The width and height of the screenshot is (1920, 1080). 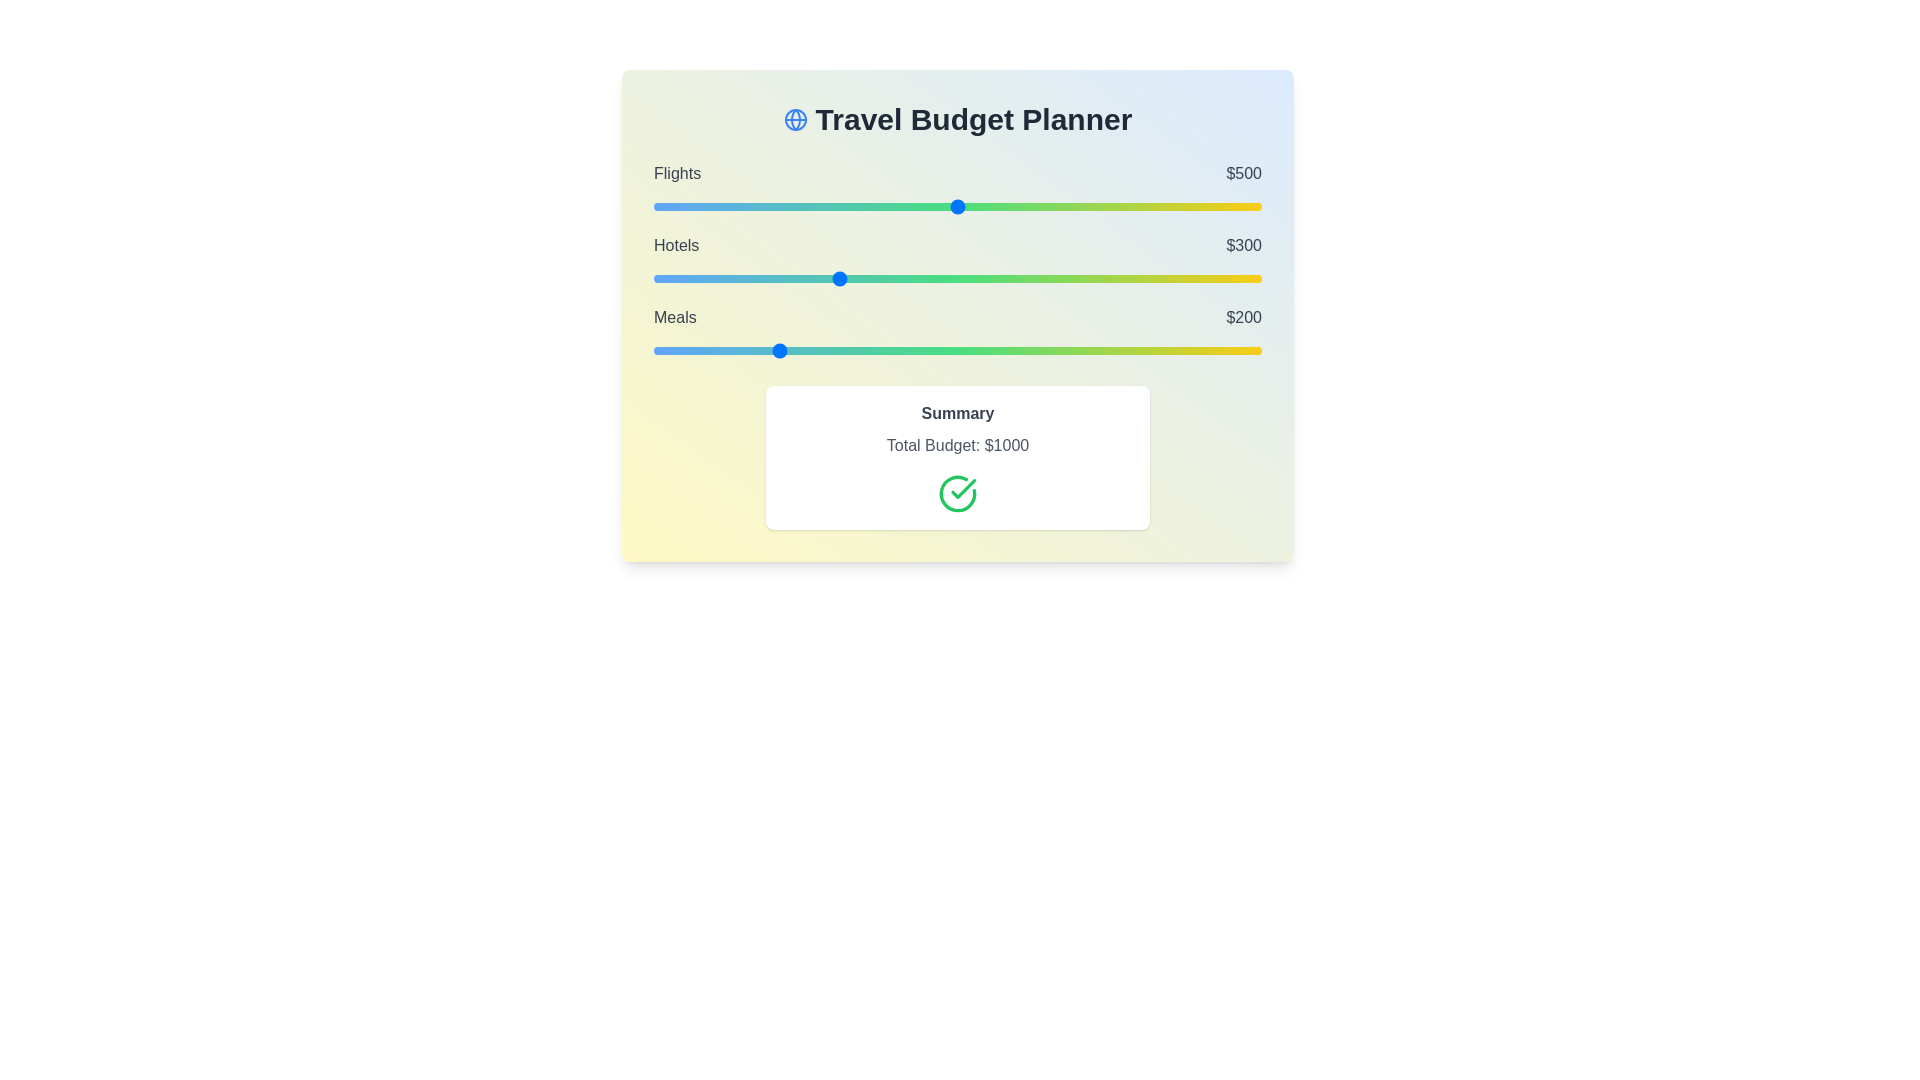 I want to click on the 'Meals' slider to 683 within the range 0 to 1000, so click(x=1068, y=350).